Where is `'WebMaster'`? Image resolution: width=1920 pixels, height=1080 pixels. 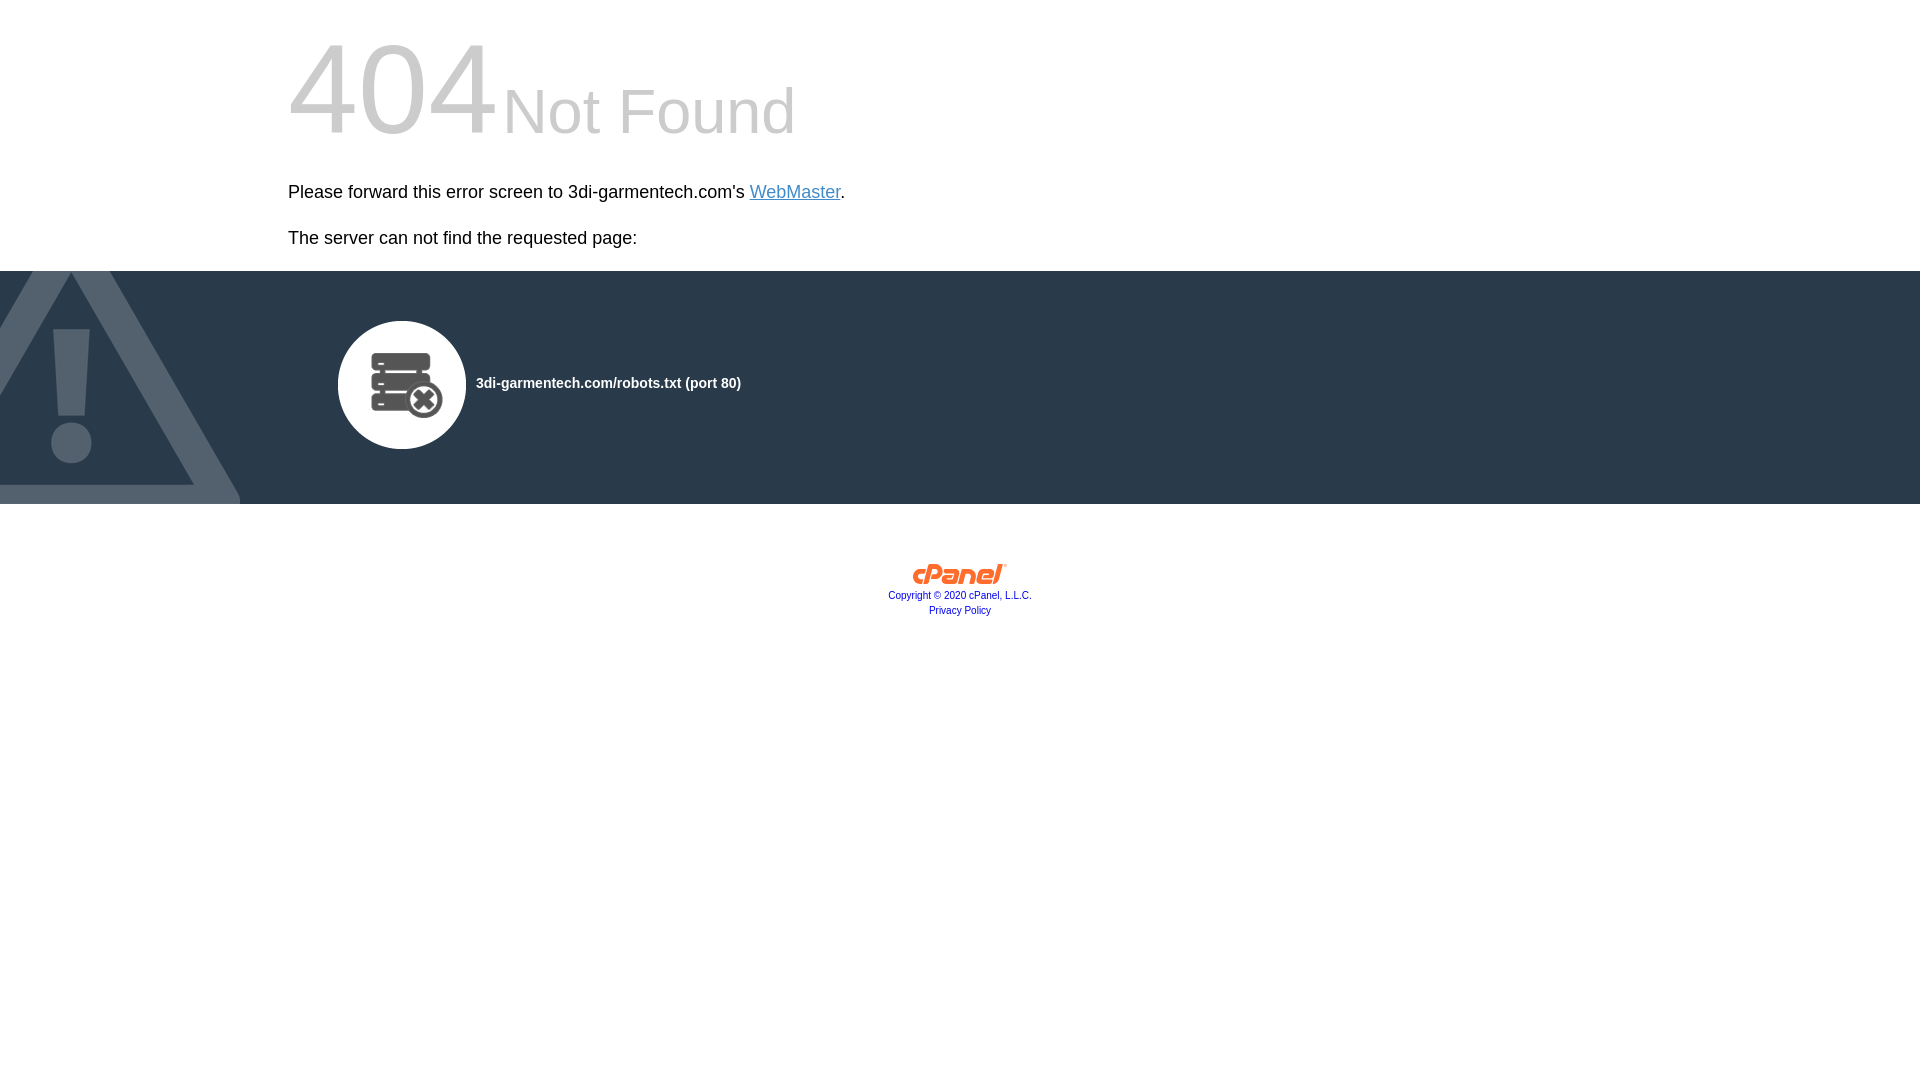
'WebMaster' is located at coordinates (794, 192).